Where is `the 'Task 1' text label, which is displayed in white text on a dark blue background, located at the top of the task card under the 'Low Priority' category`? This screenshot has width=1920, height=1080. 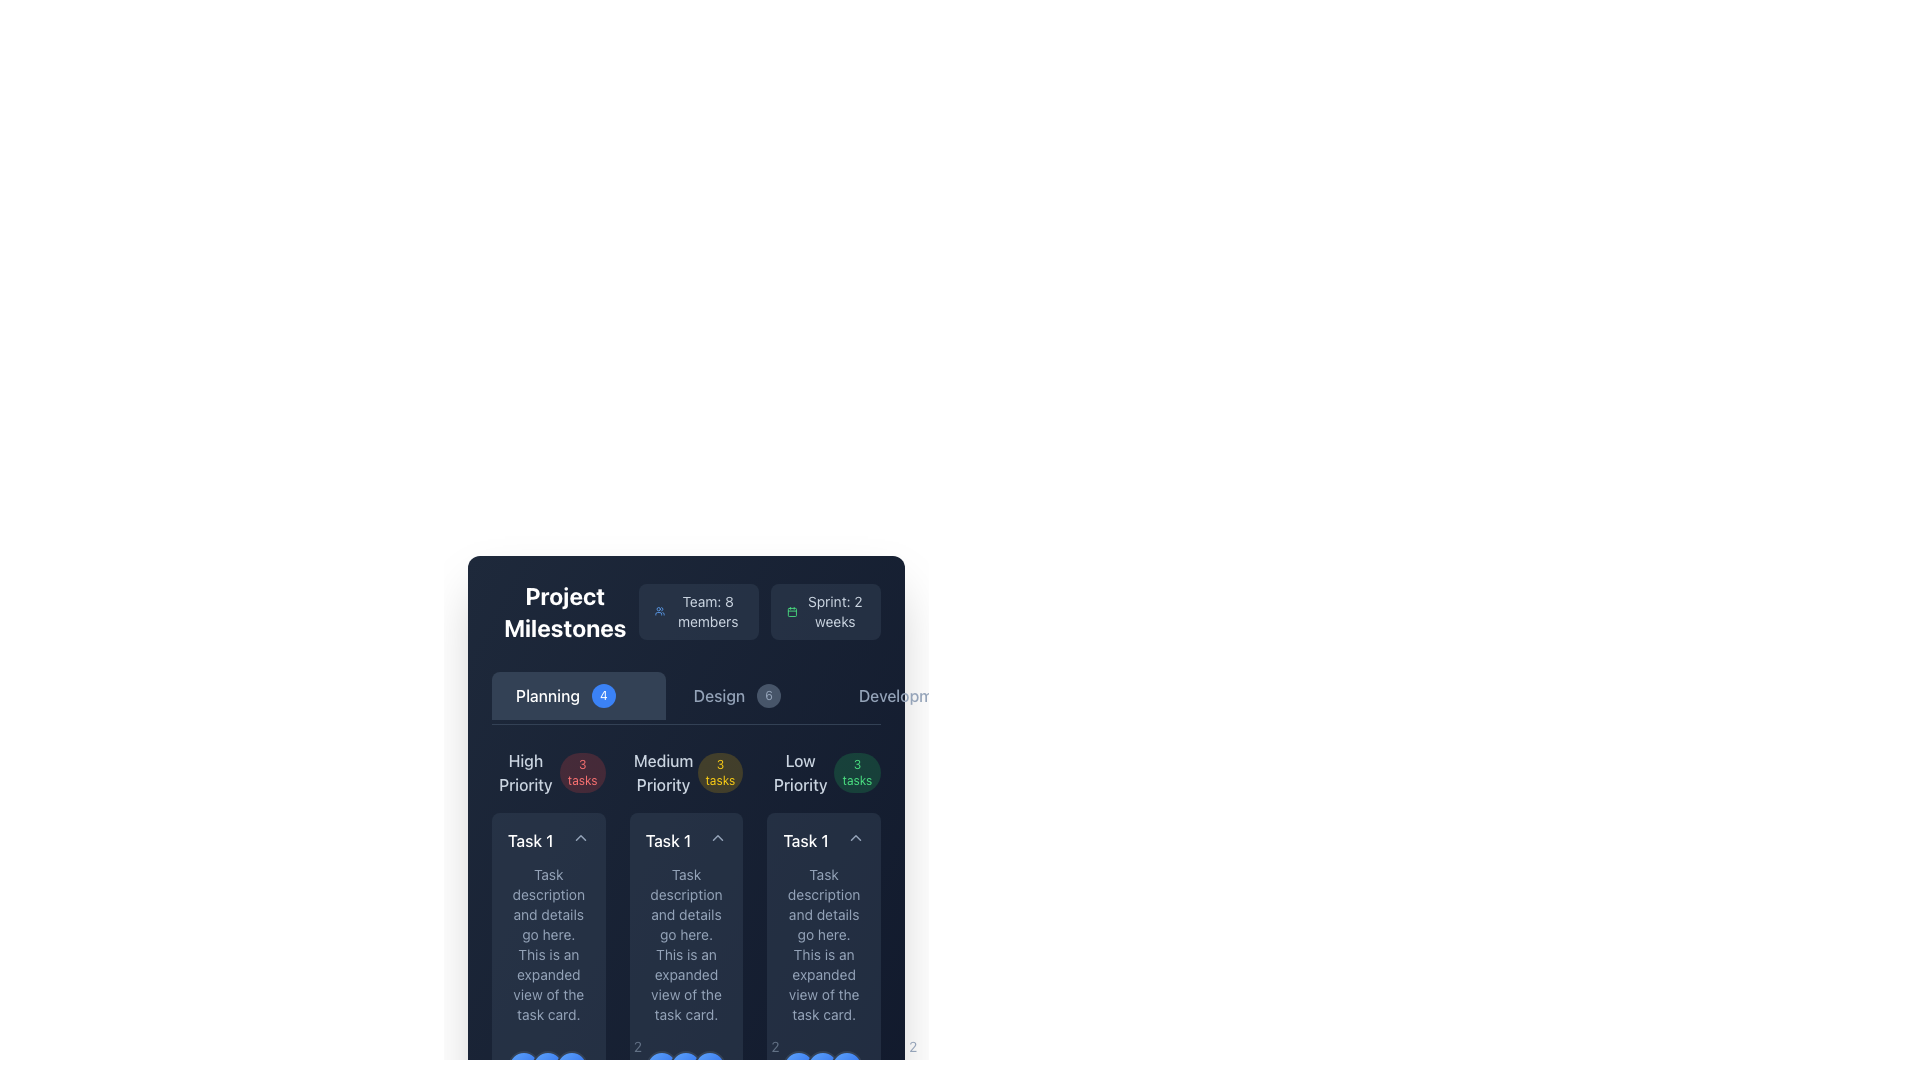
the 'Task 1' text label, which is displayed in white text on a dark blue background, located at the top of the task card under the 'Low Priority' category is located at coordinates (824, 840).